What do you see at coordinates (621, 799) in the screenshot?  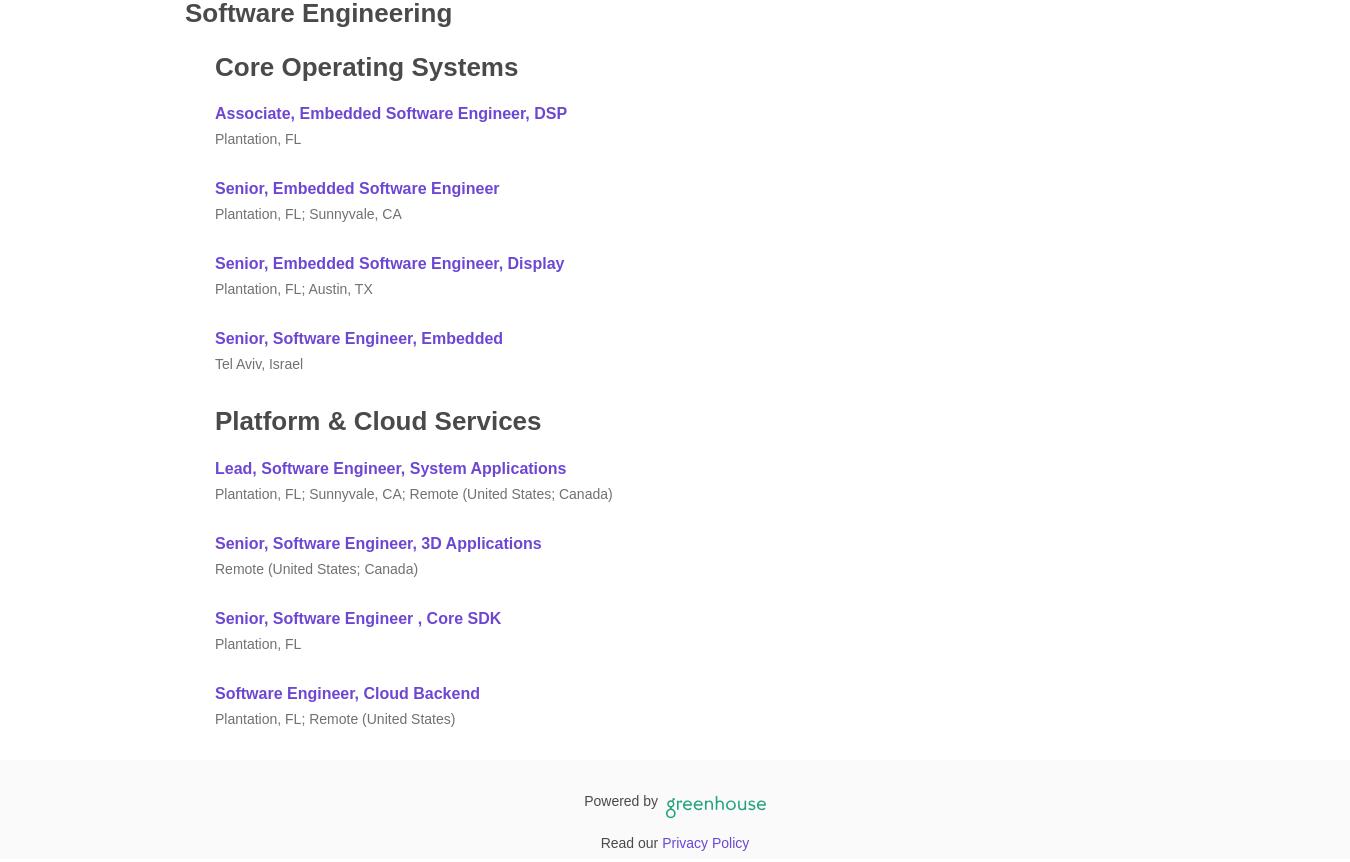 I see `'Powered by'` at bounding box center [621, 799].